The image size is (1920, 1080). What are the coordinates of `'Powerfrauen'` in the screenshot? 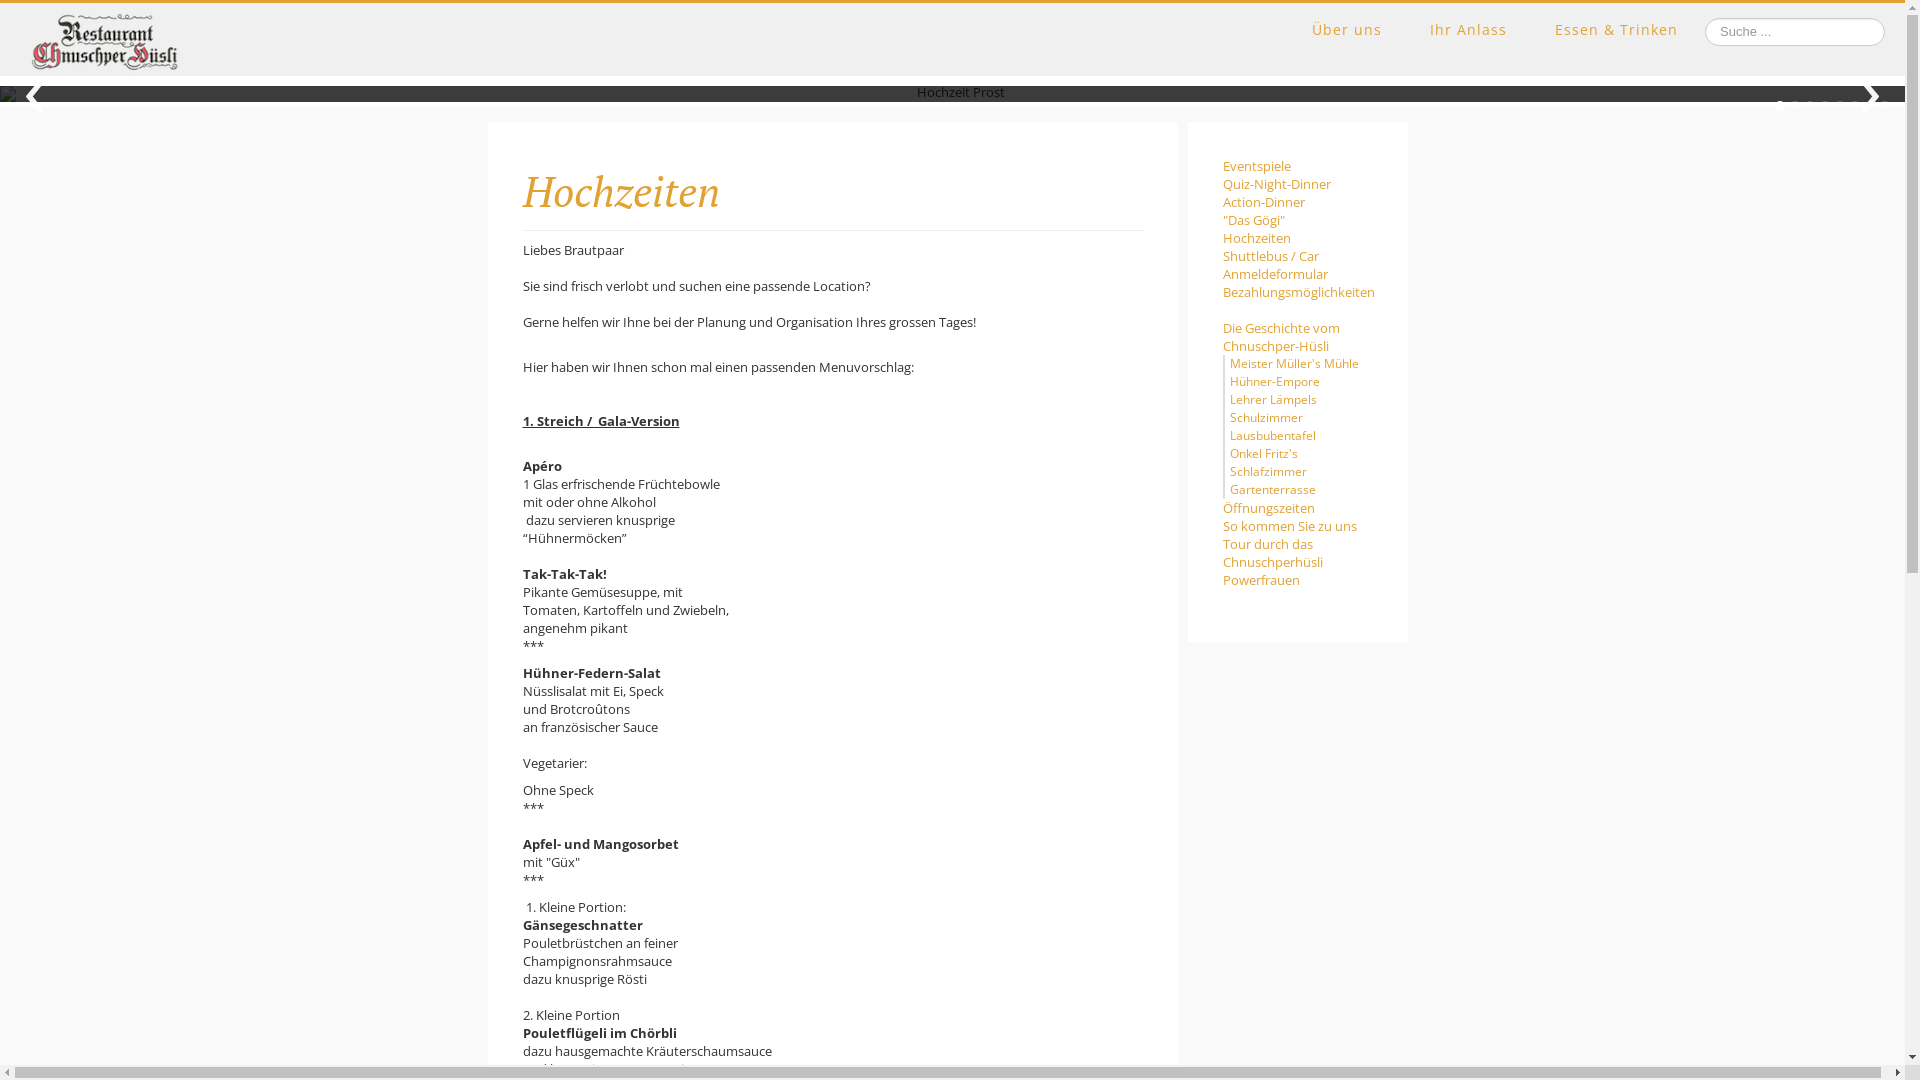 It's located at (1221, 579).